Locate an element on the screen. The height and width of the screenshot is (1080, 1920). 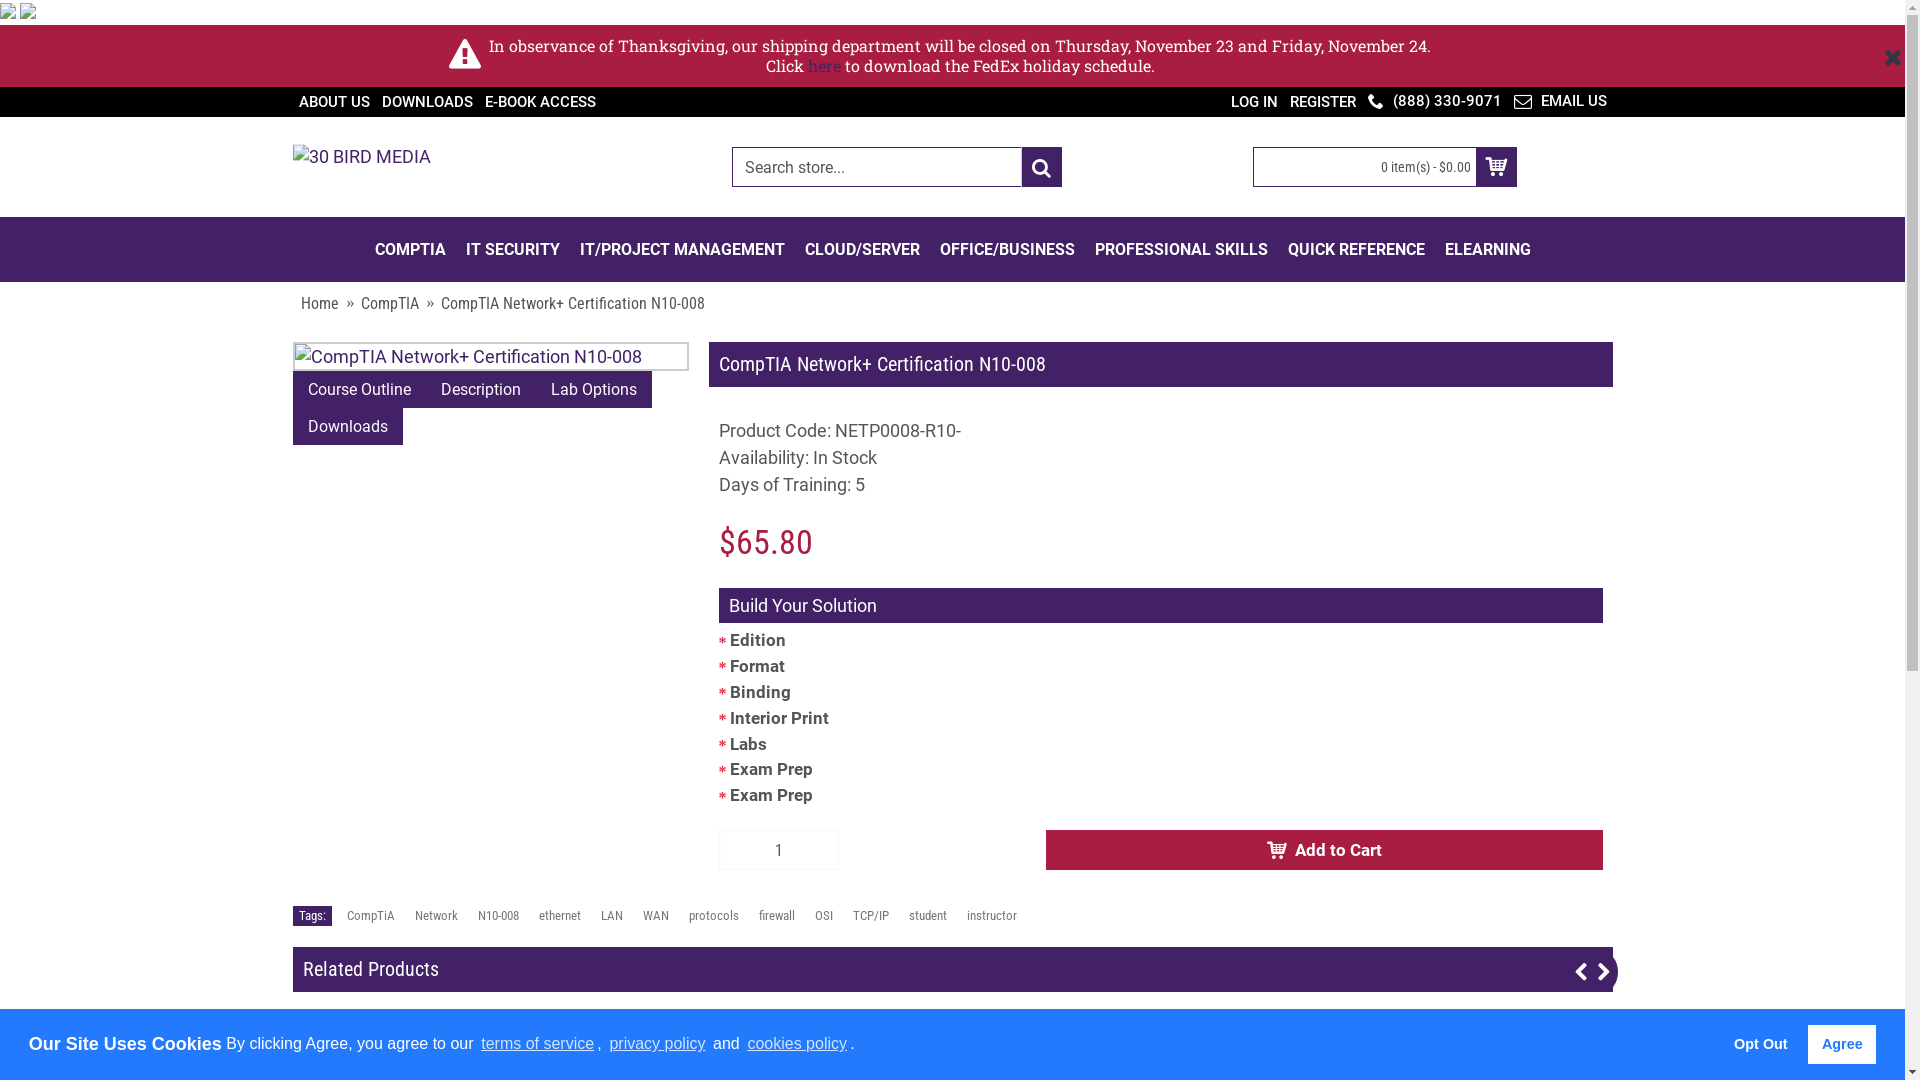
'30 BIRD MEDIA' is located at coordinates (360, 166).